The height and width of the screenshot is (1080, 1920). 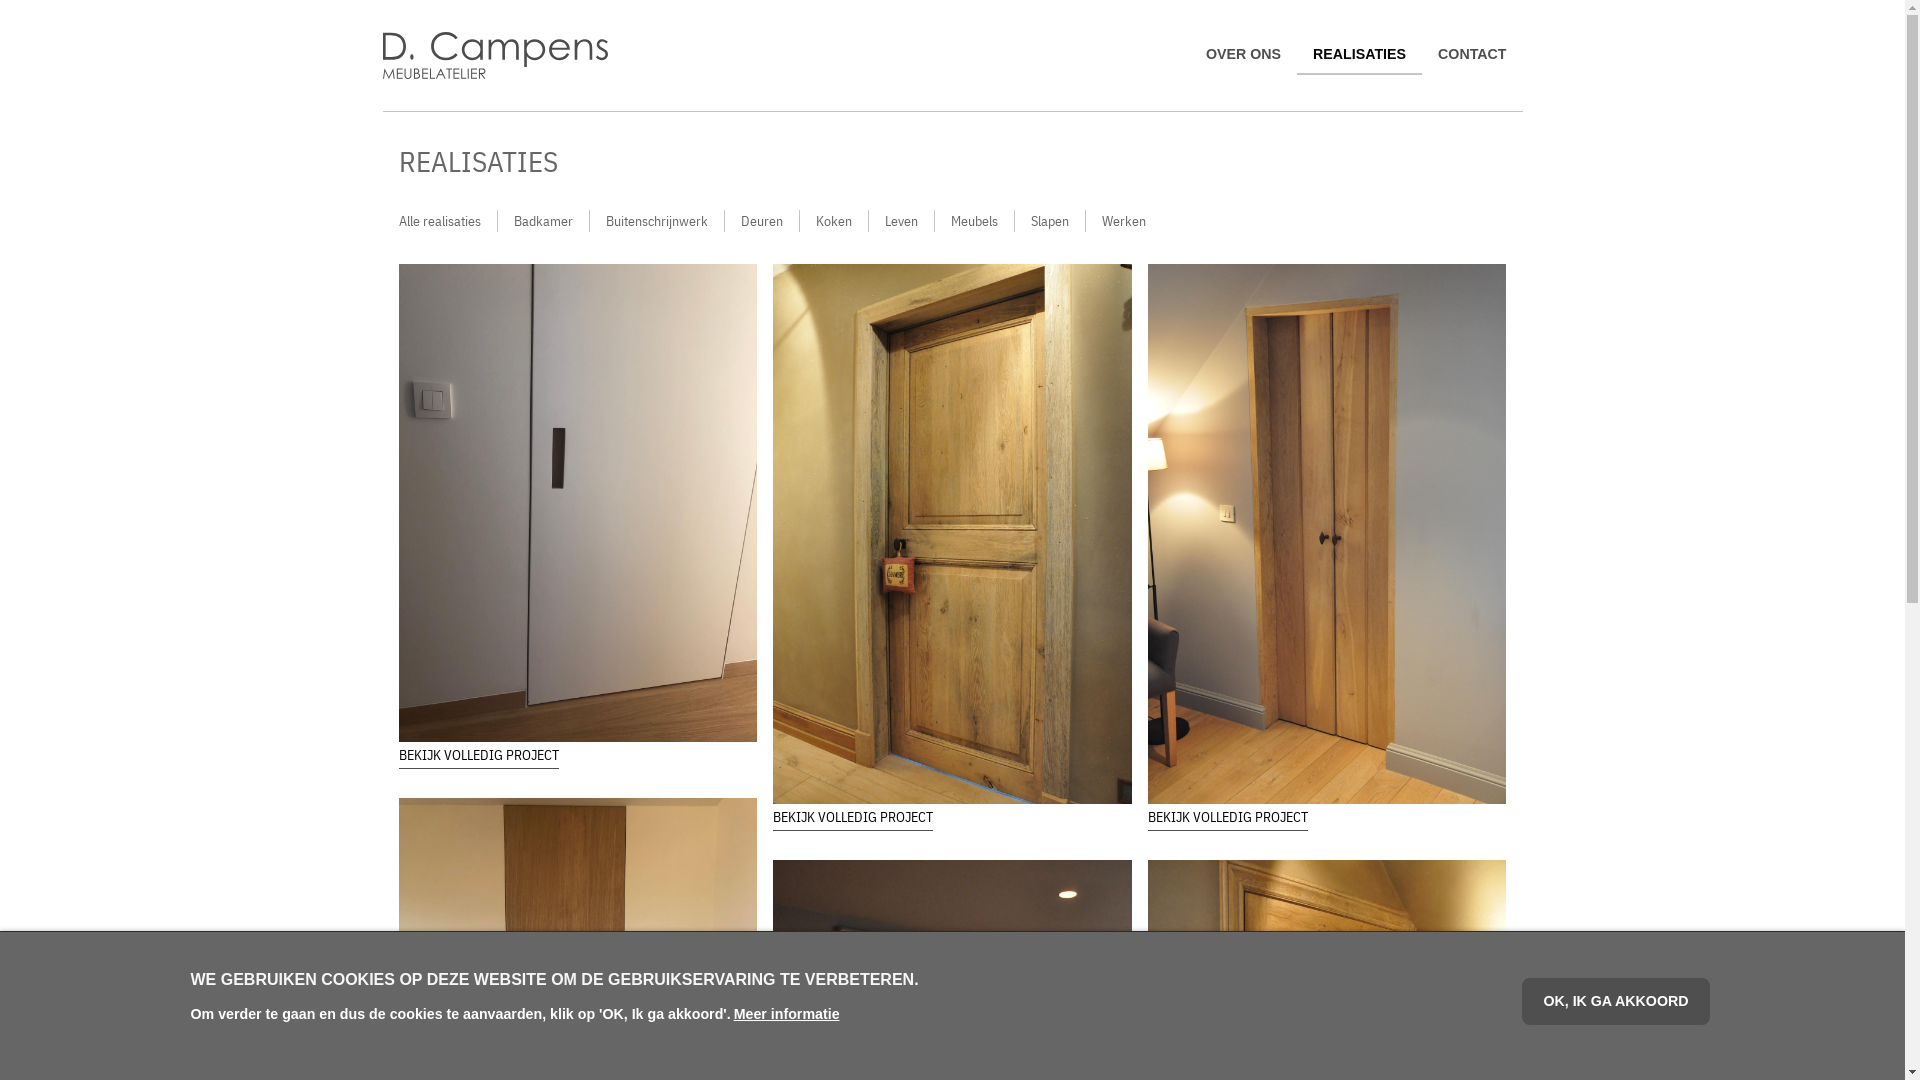 I want to click on 'BEKIJK VOLLEDIG PROJECT', so click(x=1147, y=817).